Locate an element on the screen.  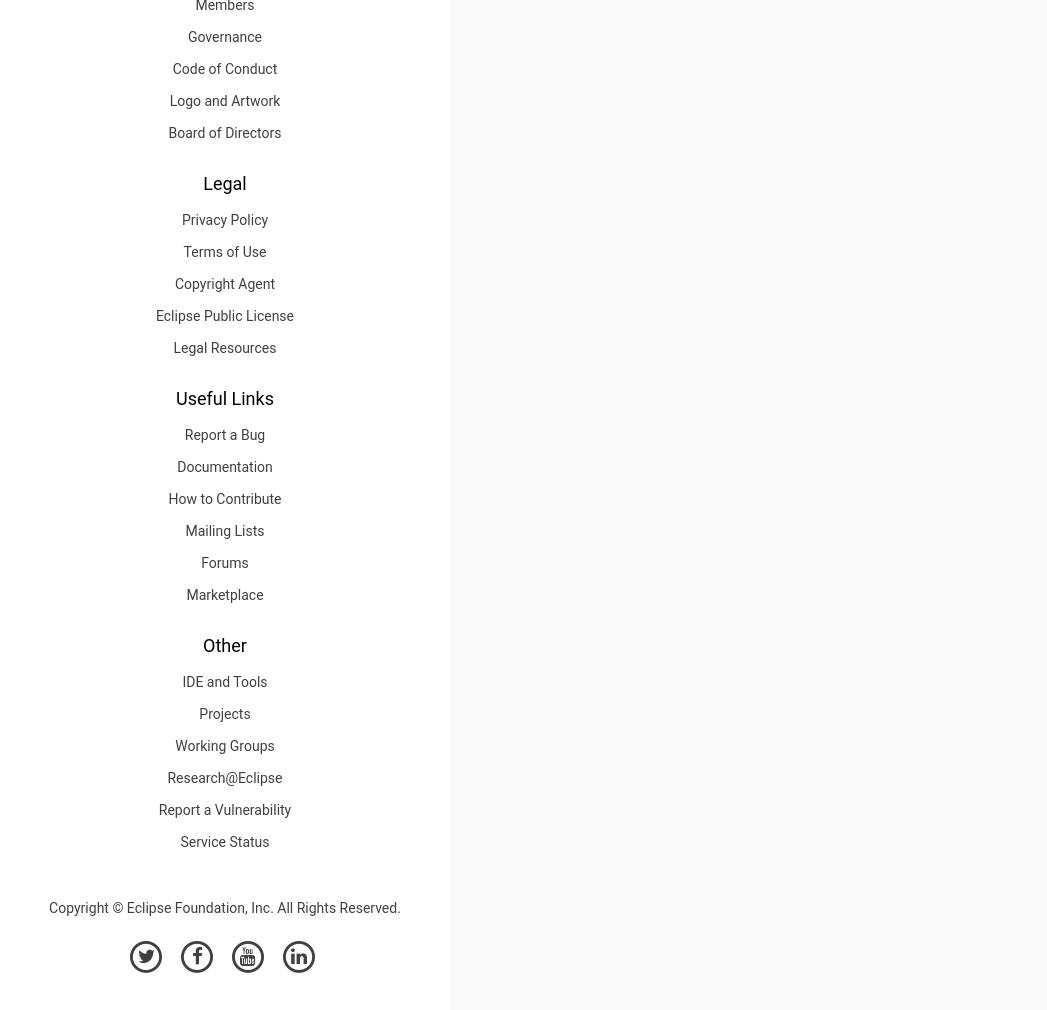
'Governance' is located at coordinates (223, 35).